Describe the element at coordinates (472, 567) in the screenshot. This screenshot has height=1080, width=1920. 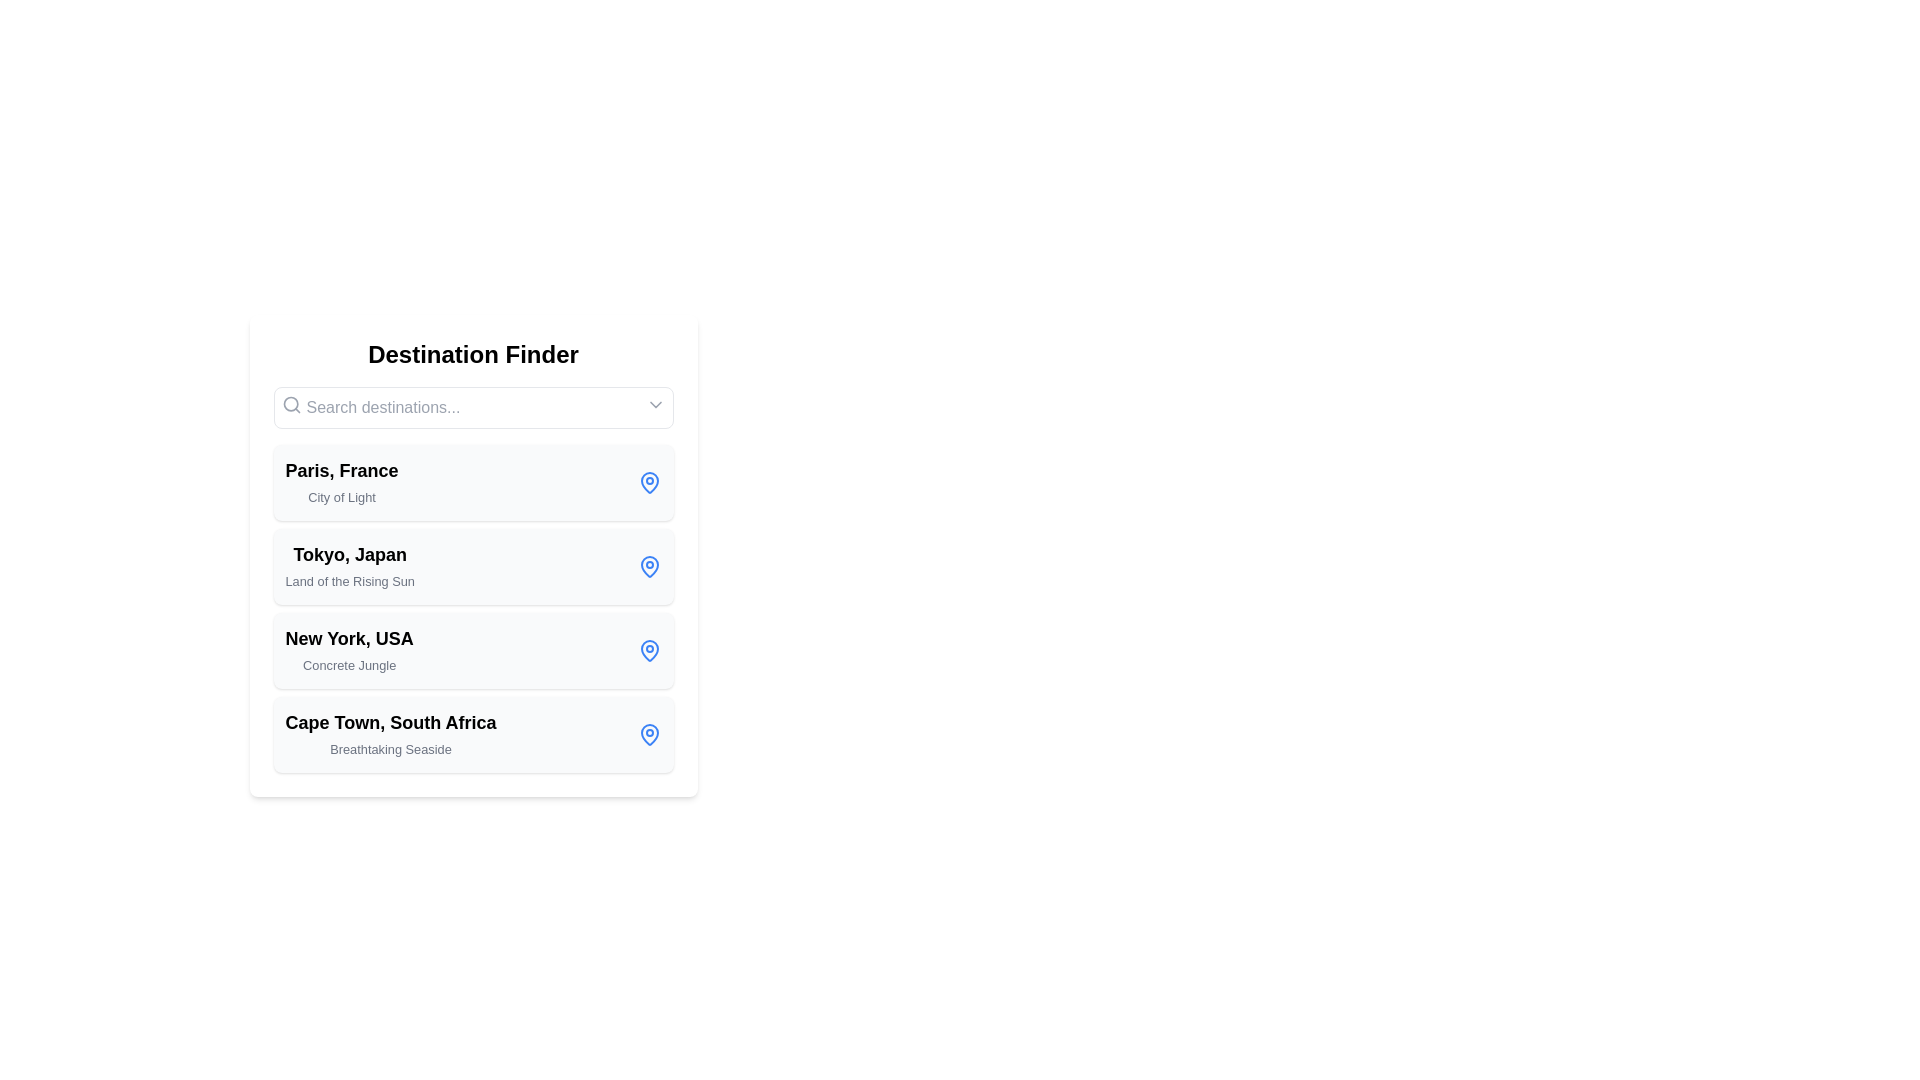
I see `the second item in the list of destinations, which provides information about Tokyo, Japan` at that location.